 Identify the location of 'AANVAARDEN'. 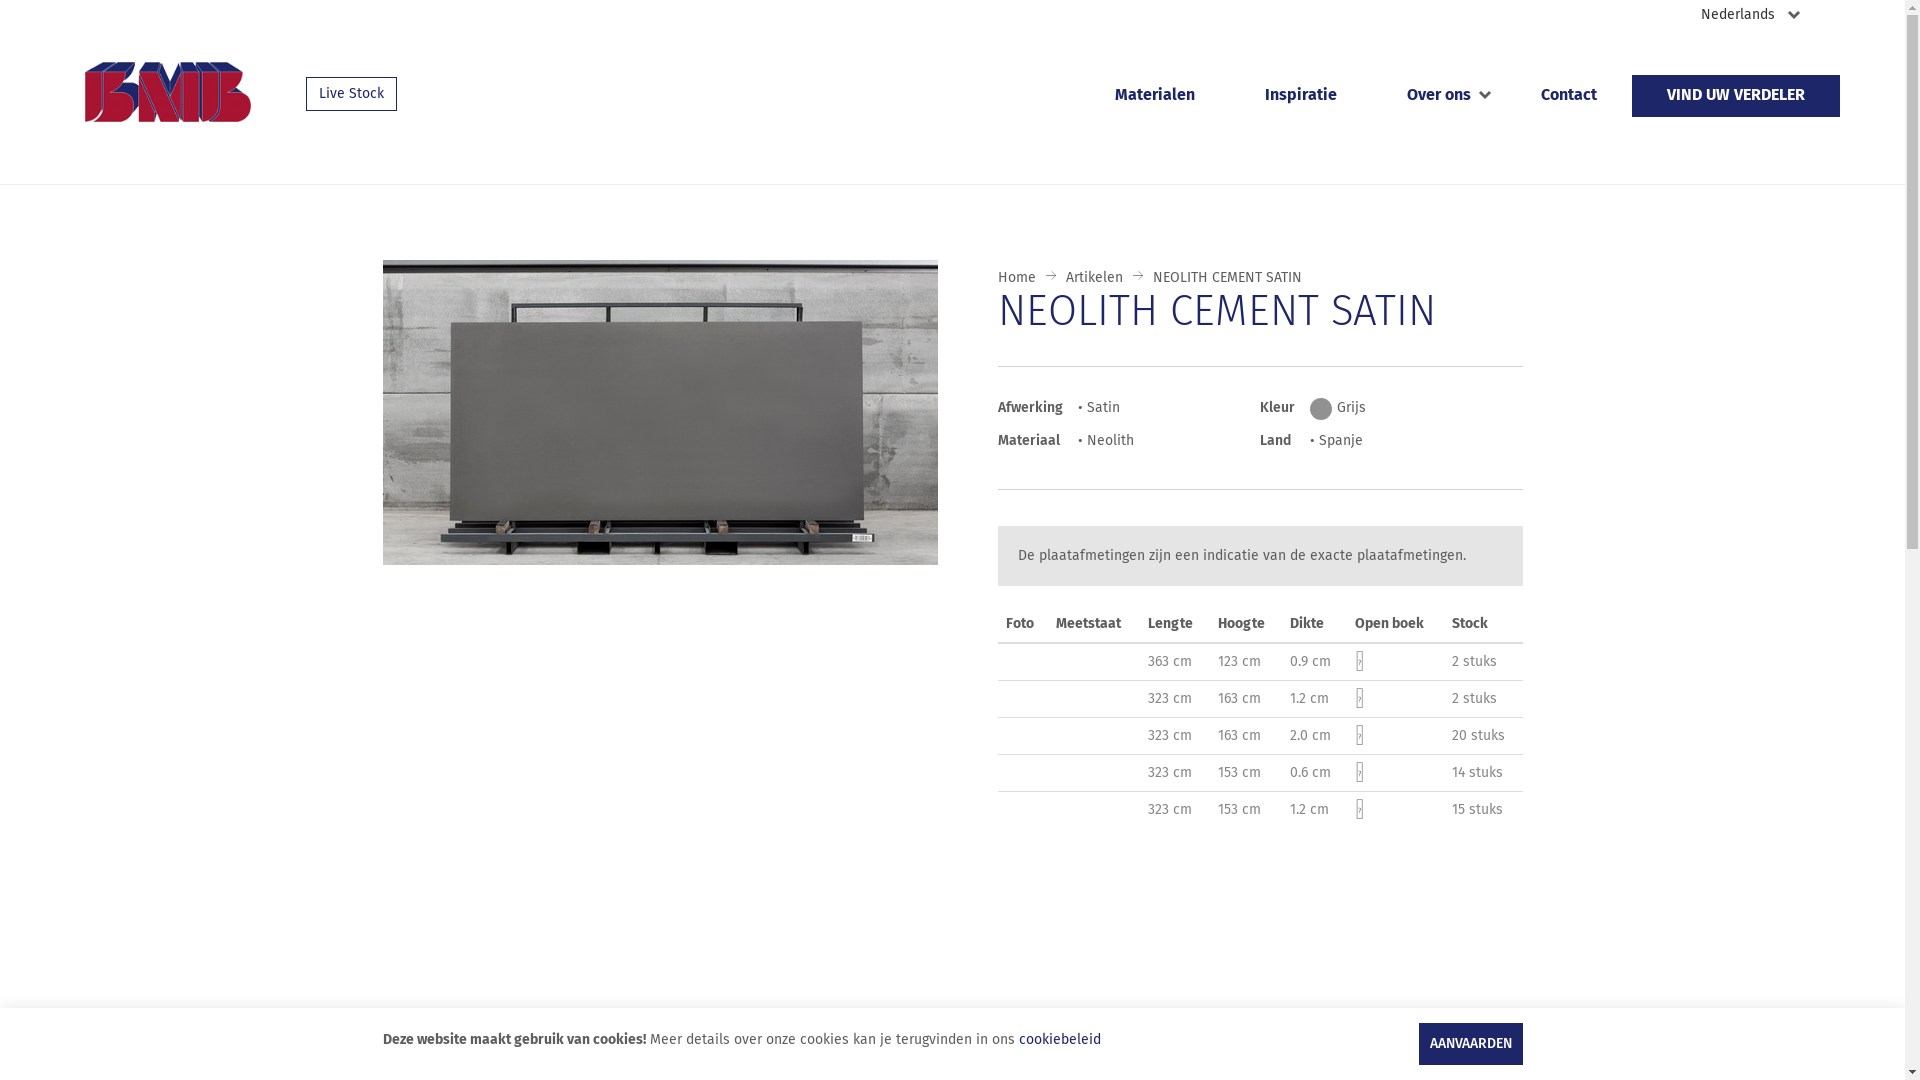
(1416, 1043).